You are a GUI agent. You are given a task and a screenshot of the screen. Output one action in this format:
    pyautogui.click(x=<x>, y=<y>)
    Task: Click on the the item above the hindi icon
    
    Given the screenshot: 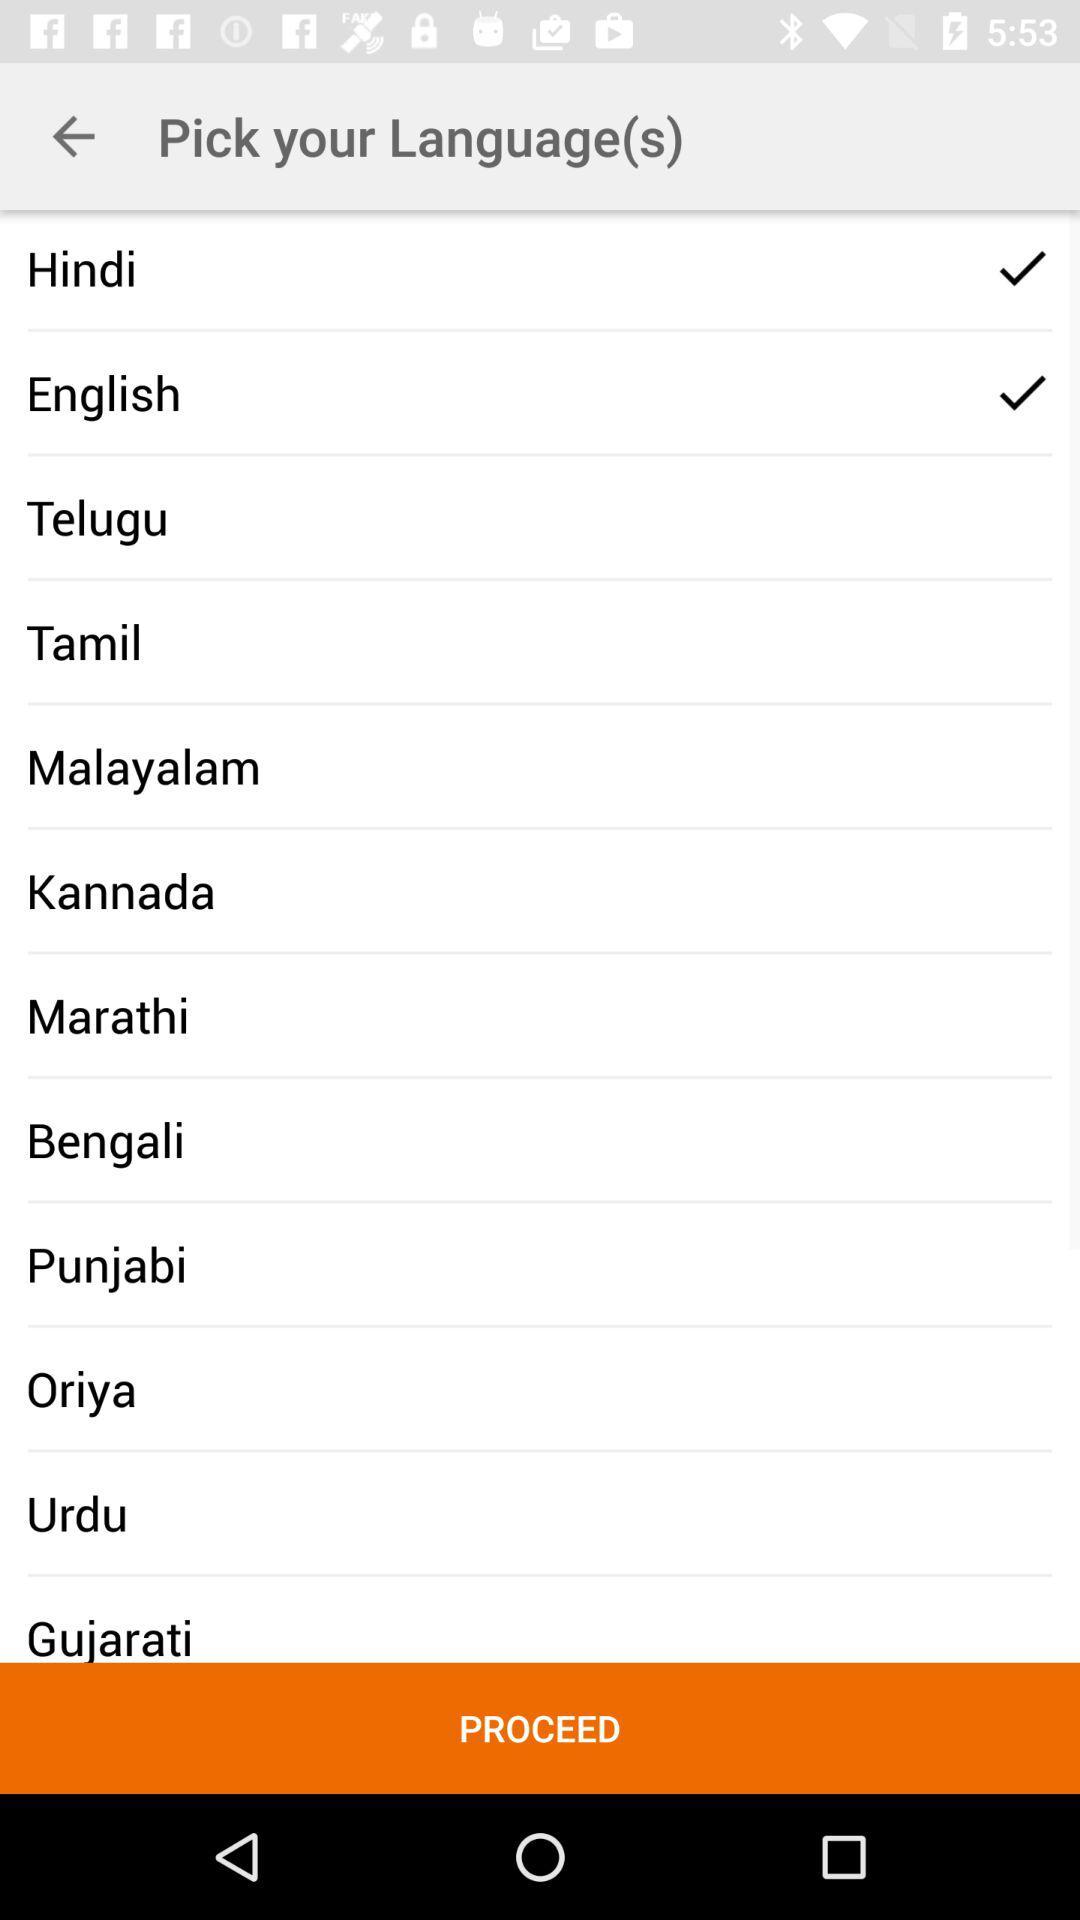 What is the action you would take?
    pyautogui.click(x=72, y=135)
    